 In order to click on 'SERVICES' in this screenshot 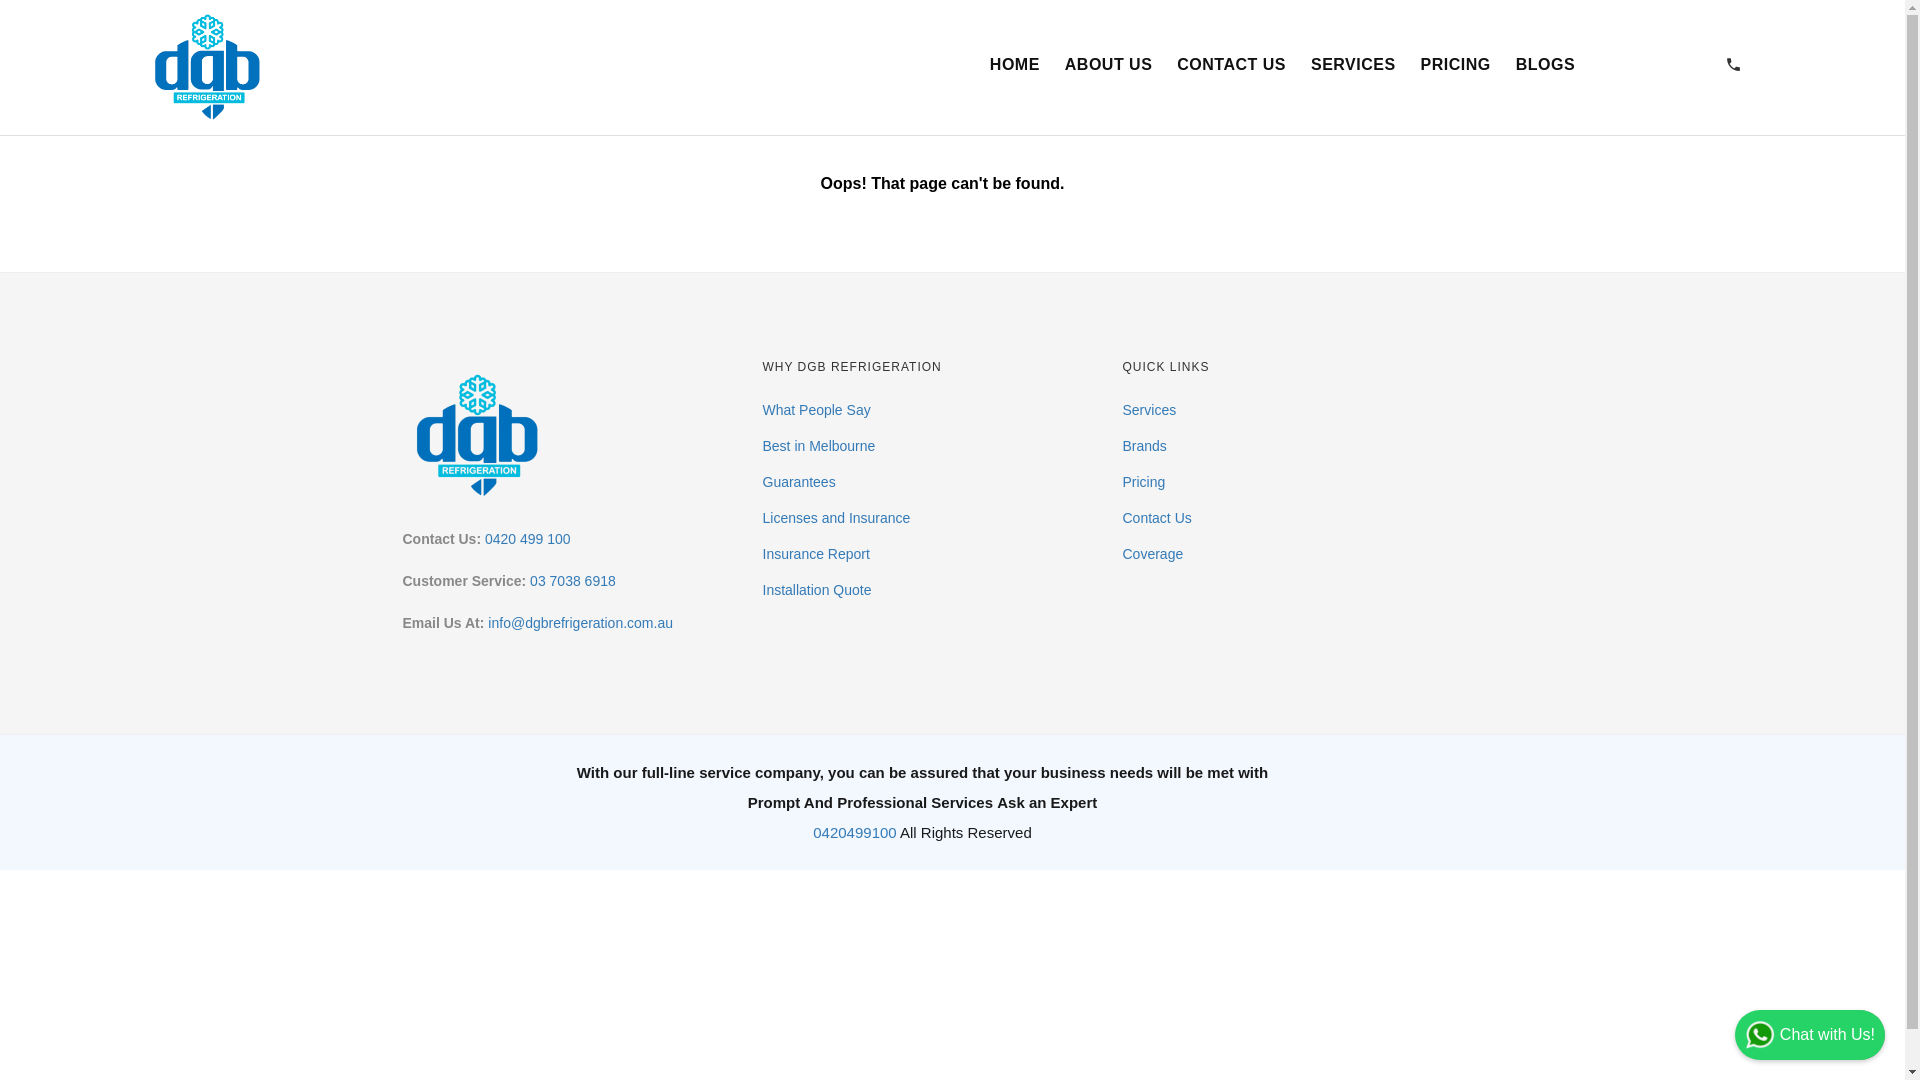, I will do `click(1353, 64)`.